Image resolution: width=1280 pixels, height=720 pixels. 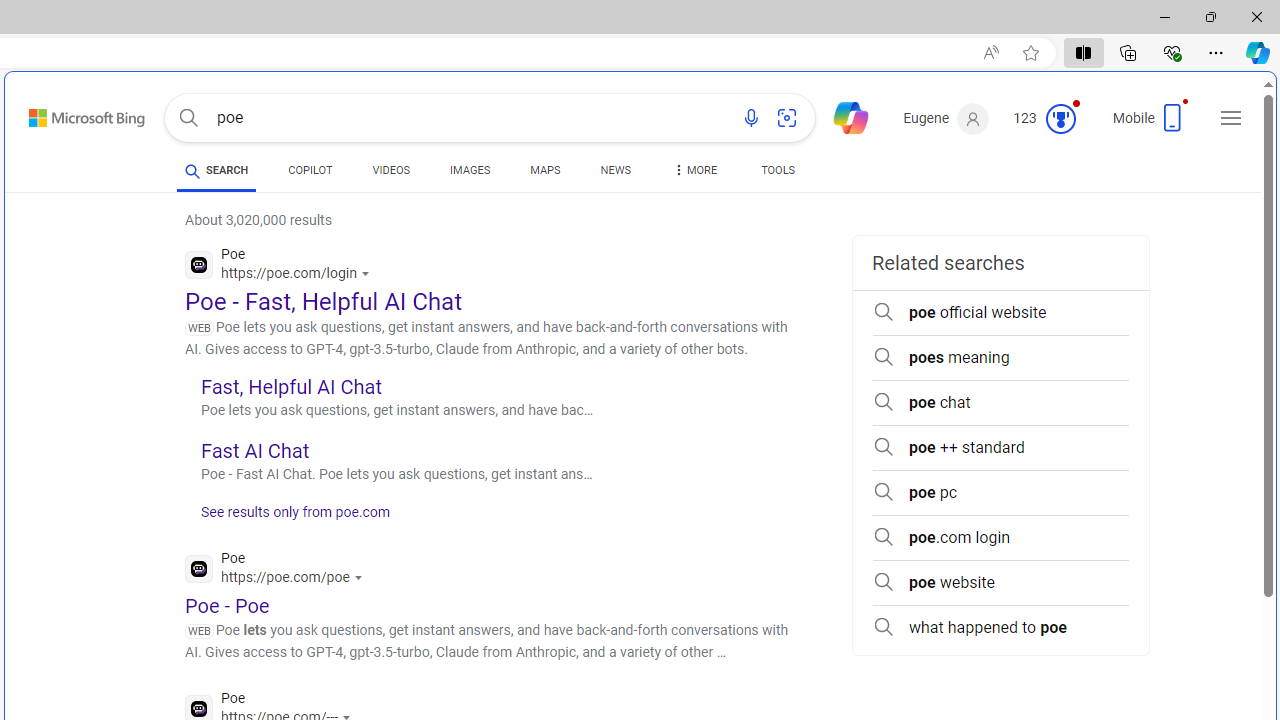 What do you see at coordinates (199, 707) in the screenshot?
I see `'Global web icon'` at bounding box center [199, 707].